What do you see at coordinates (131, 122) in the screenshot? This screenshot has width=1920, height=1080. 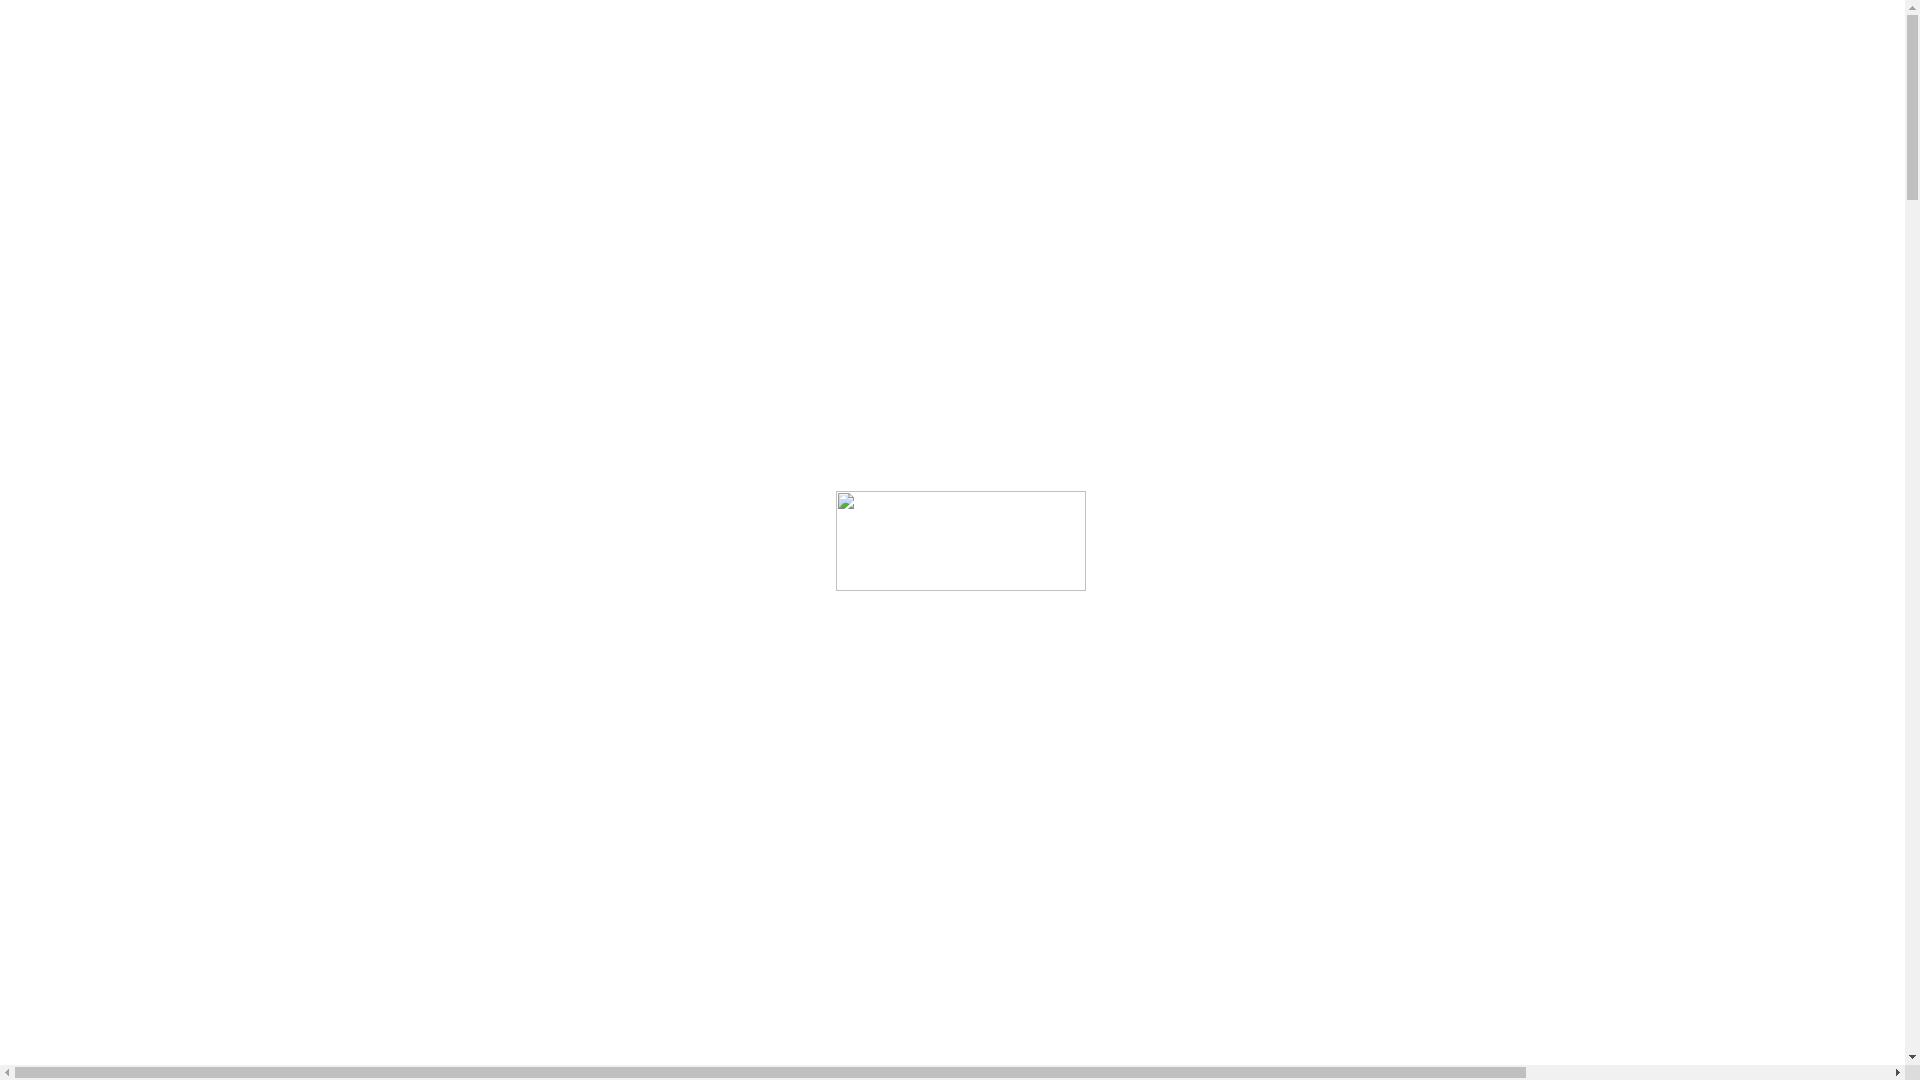 I see `'VEELGESTELDE VRAGEN'` at bounding box center [131, 122].